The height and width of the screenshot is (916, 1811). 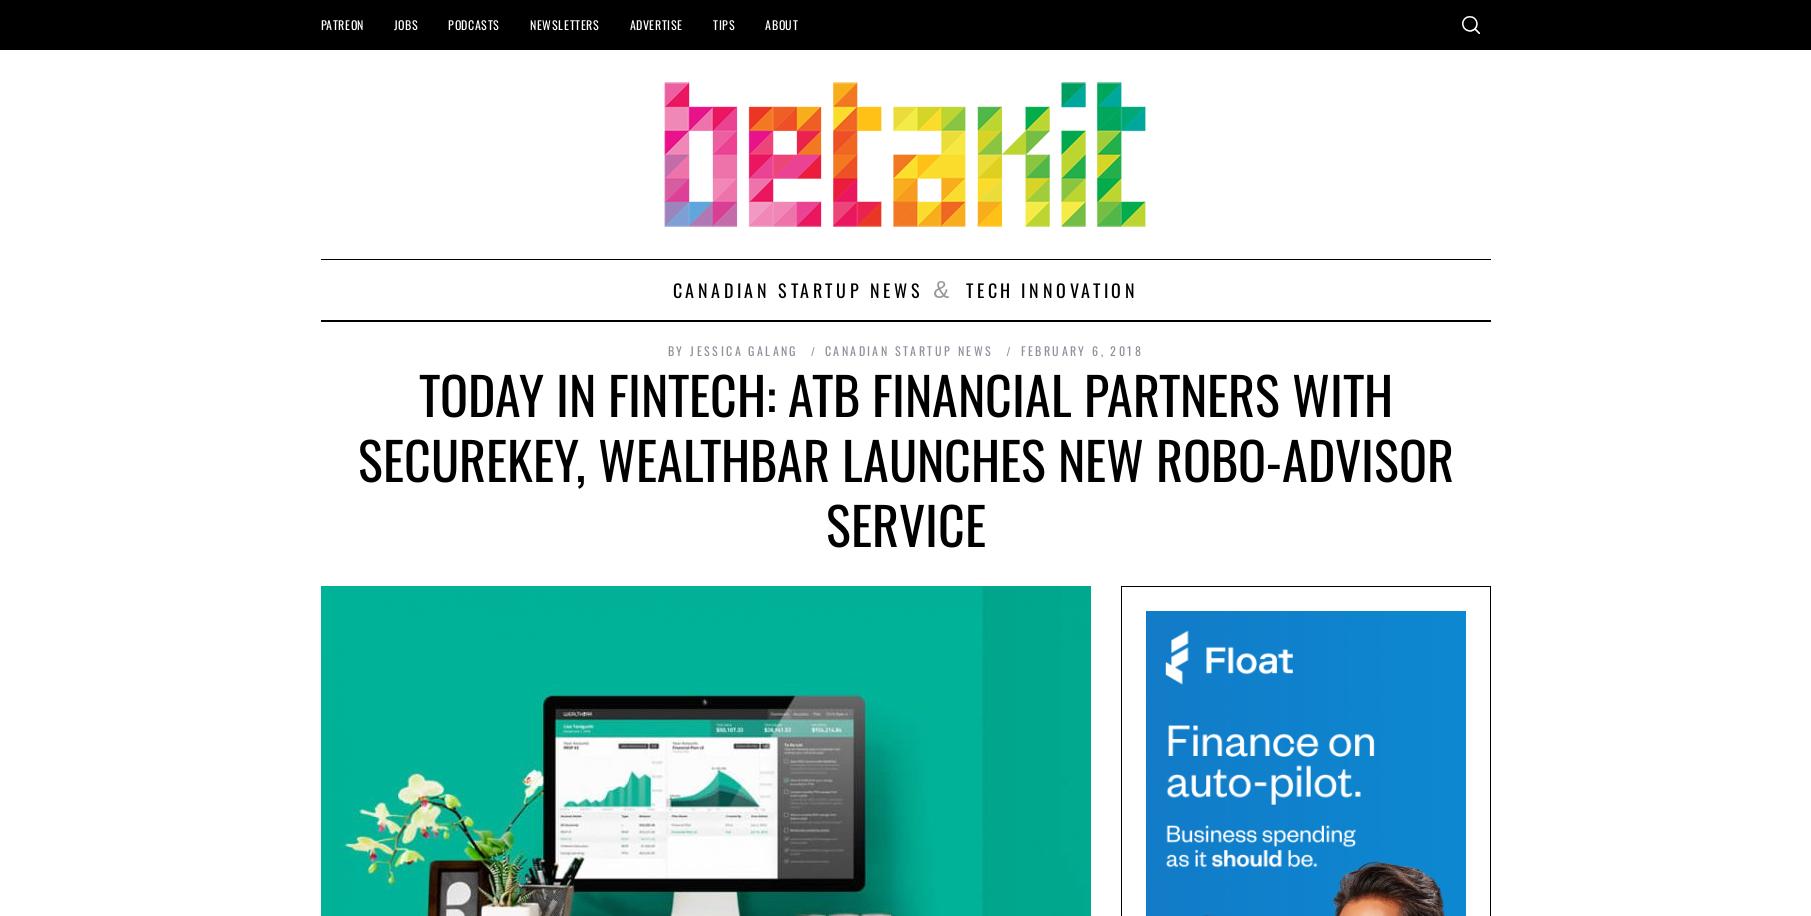 I want to click on 'Advertise', so click(x=655, y=24).